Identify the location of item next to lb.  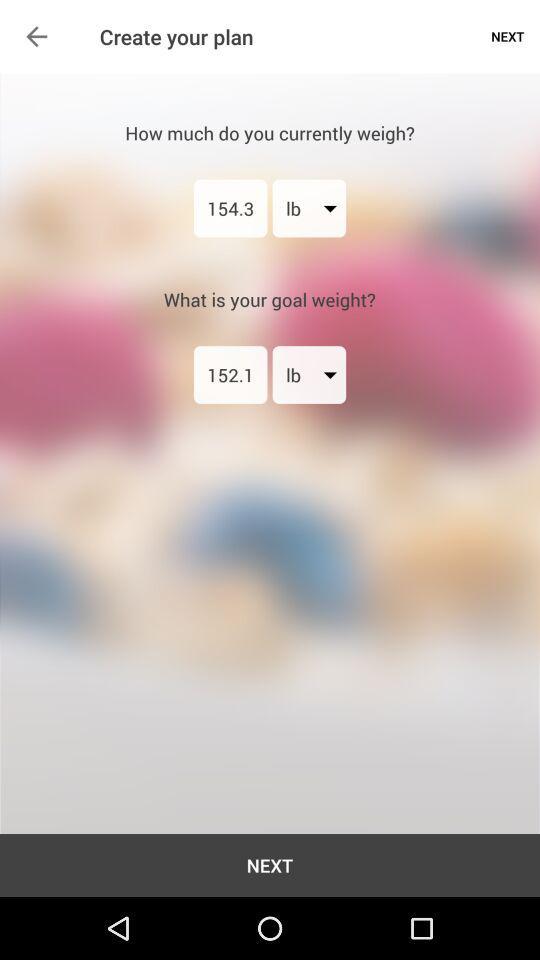
(229, 208).